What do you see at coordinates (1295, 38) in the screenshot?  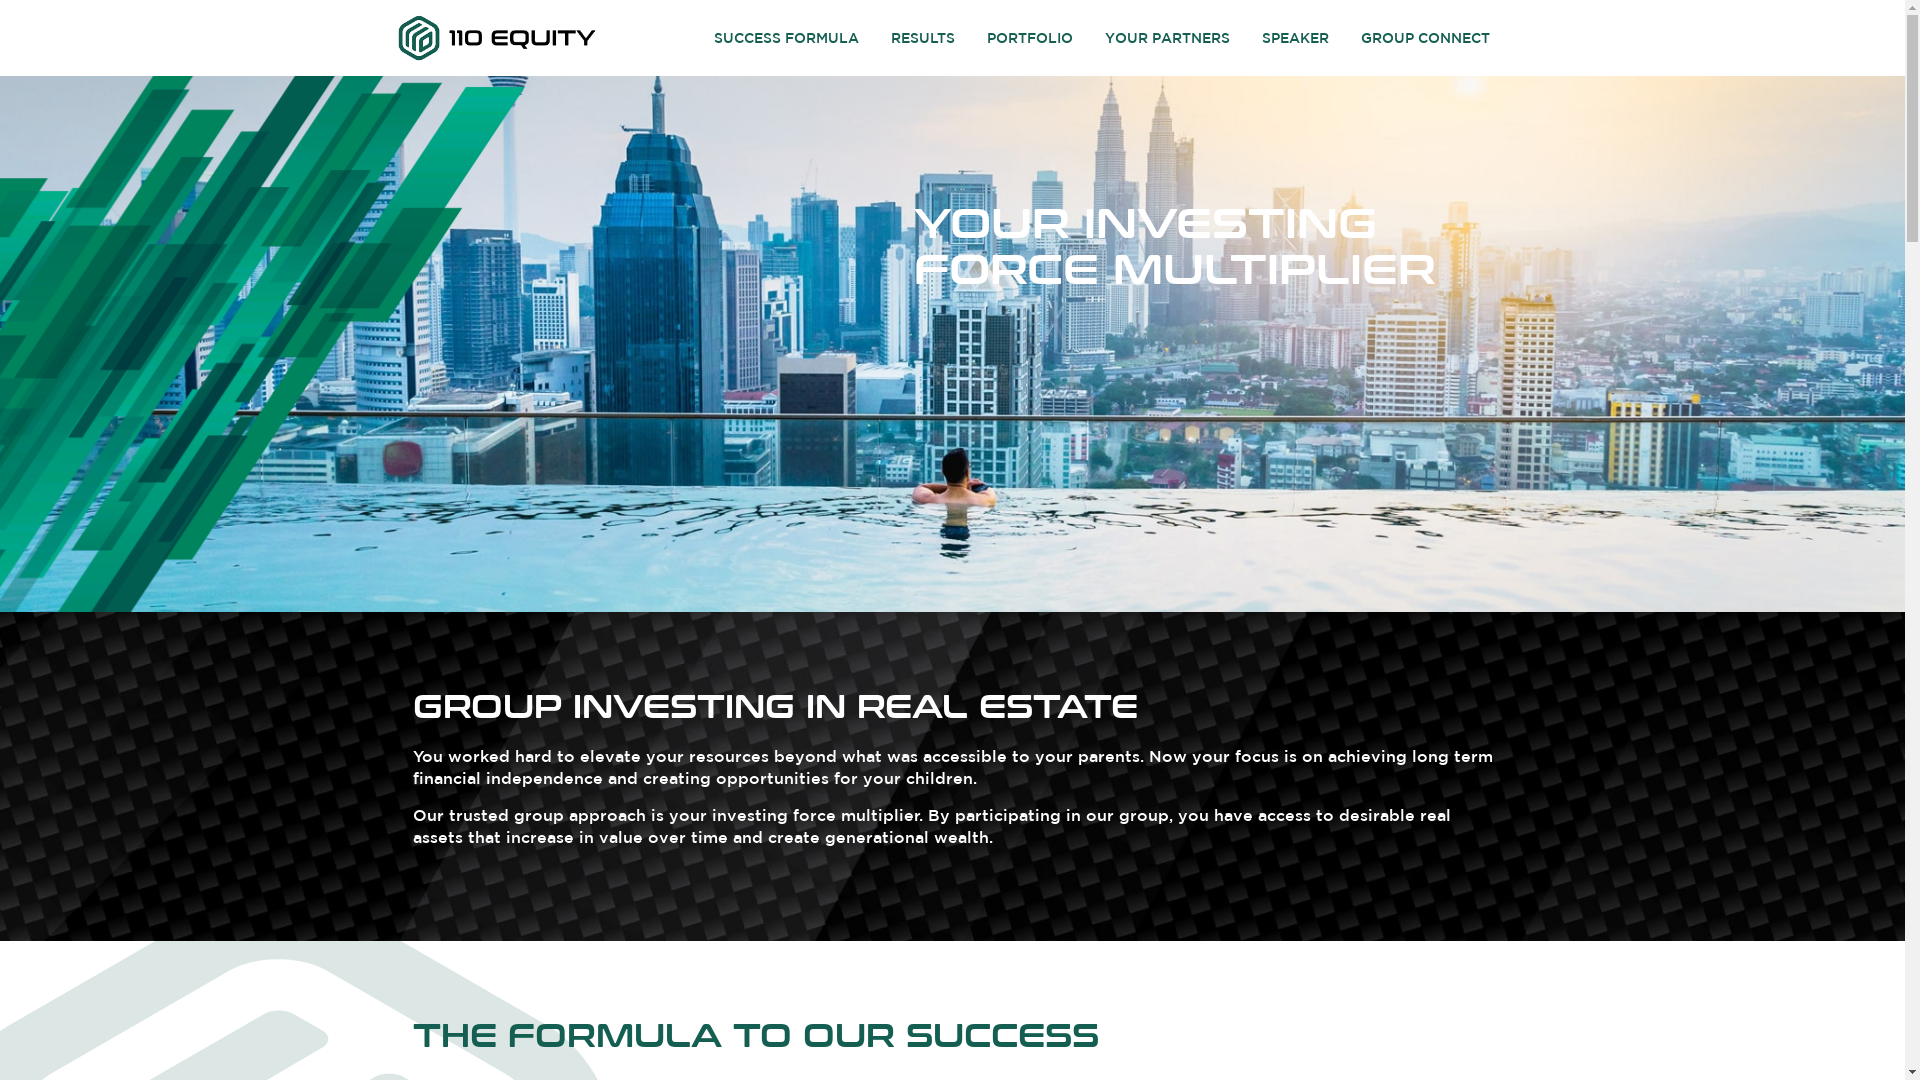 I see `'SPEAKER'` at bounding box center [1295, 38].